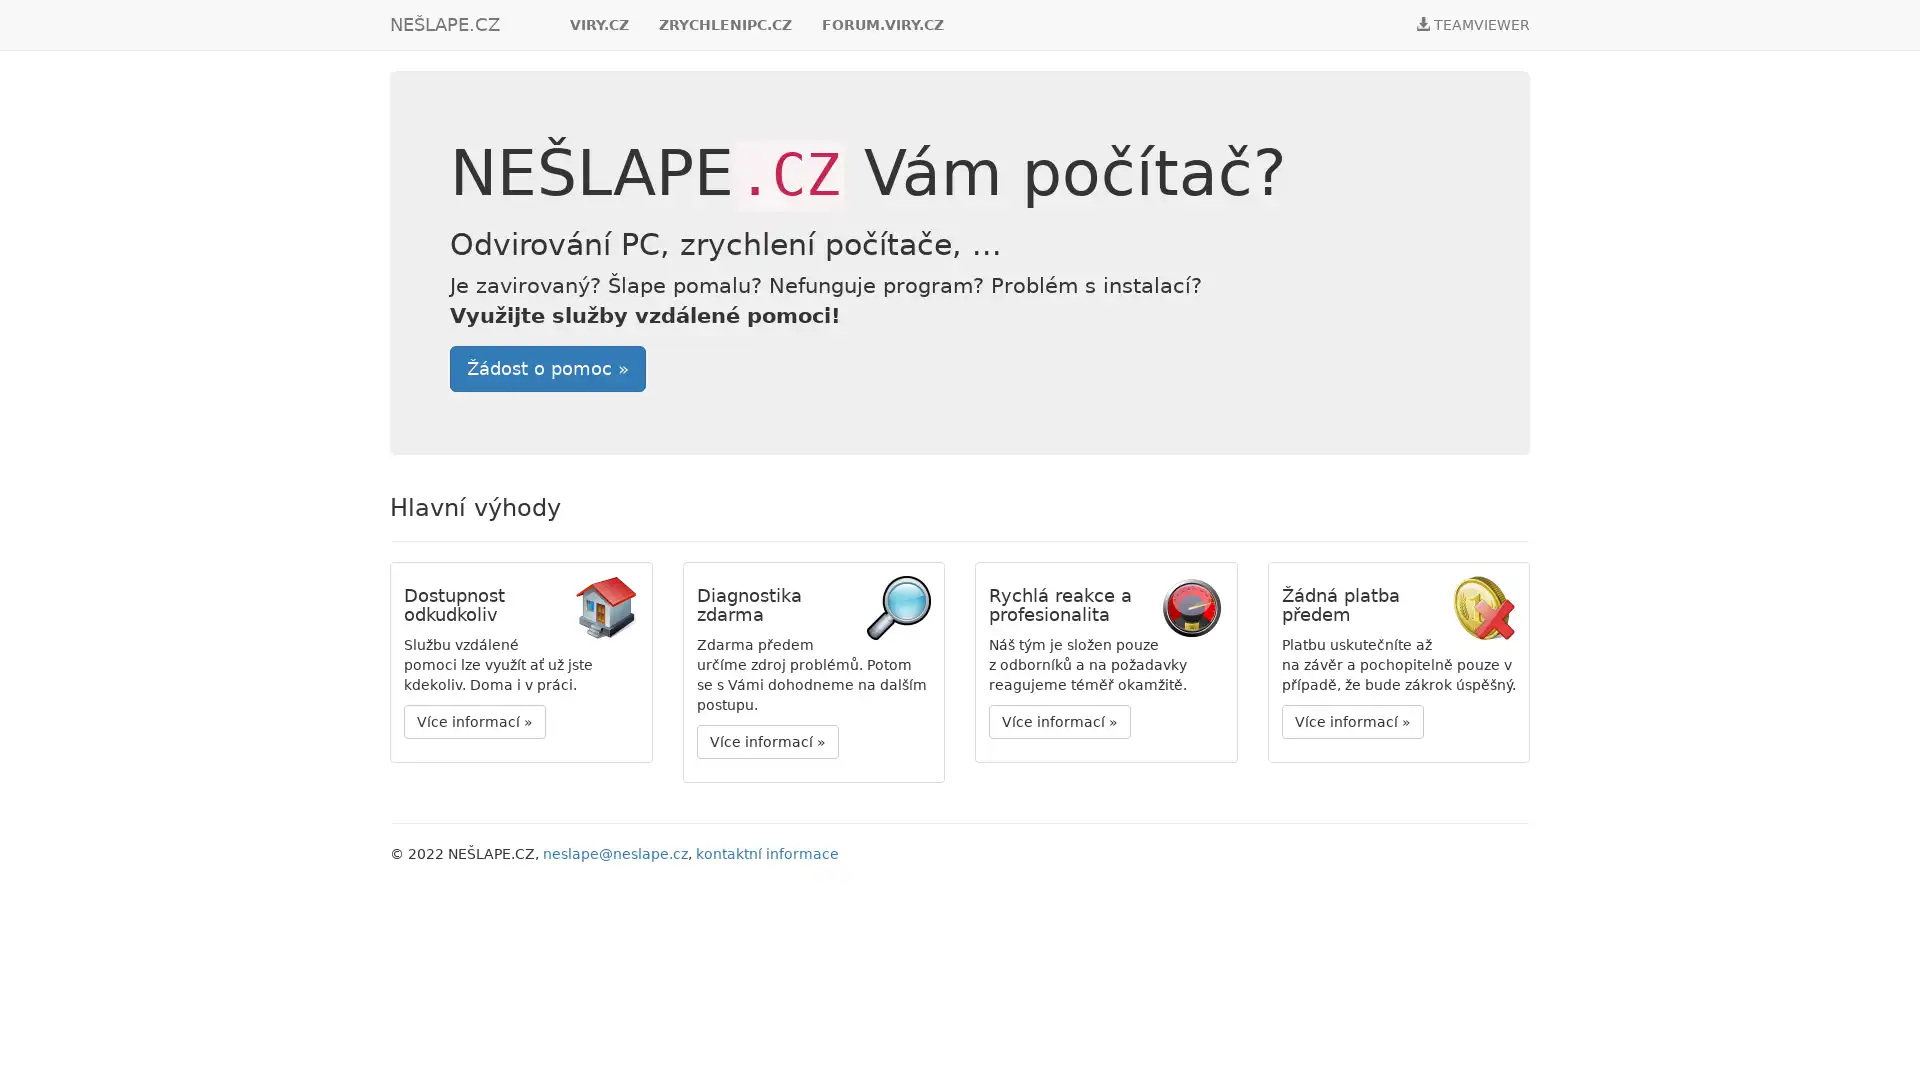 The height and width of the screenshot is (1080, 1920). What do you see at coordinates (1352, 721) in the screenshot?
I see `Vice informaci` at bounding box center [1352, 721].